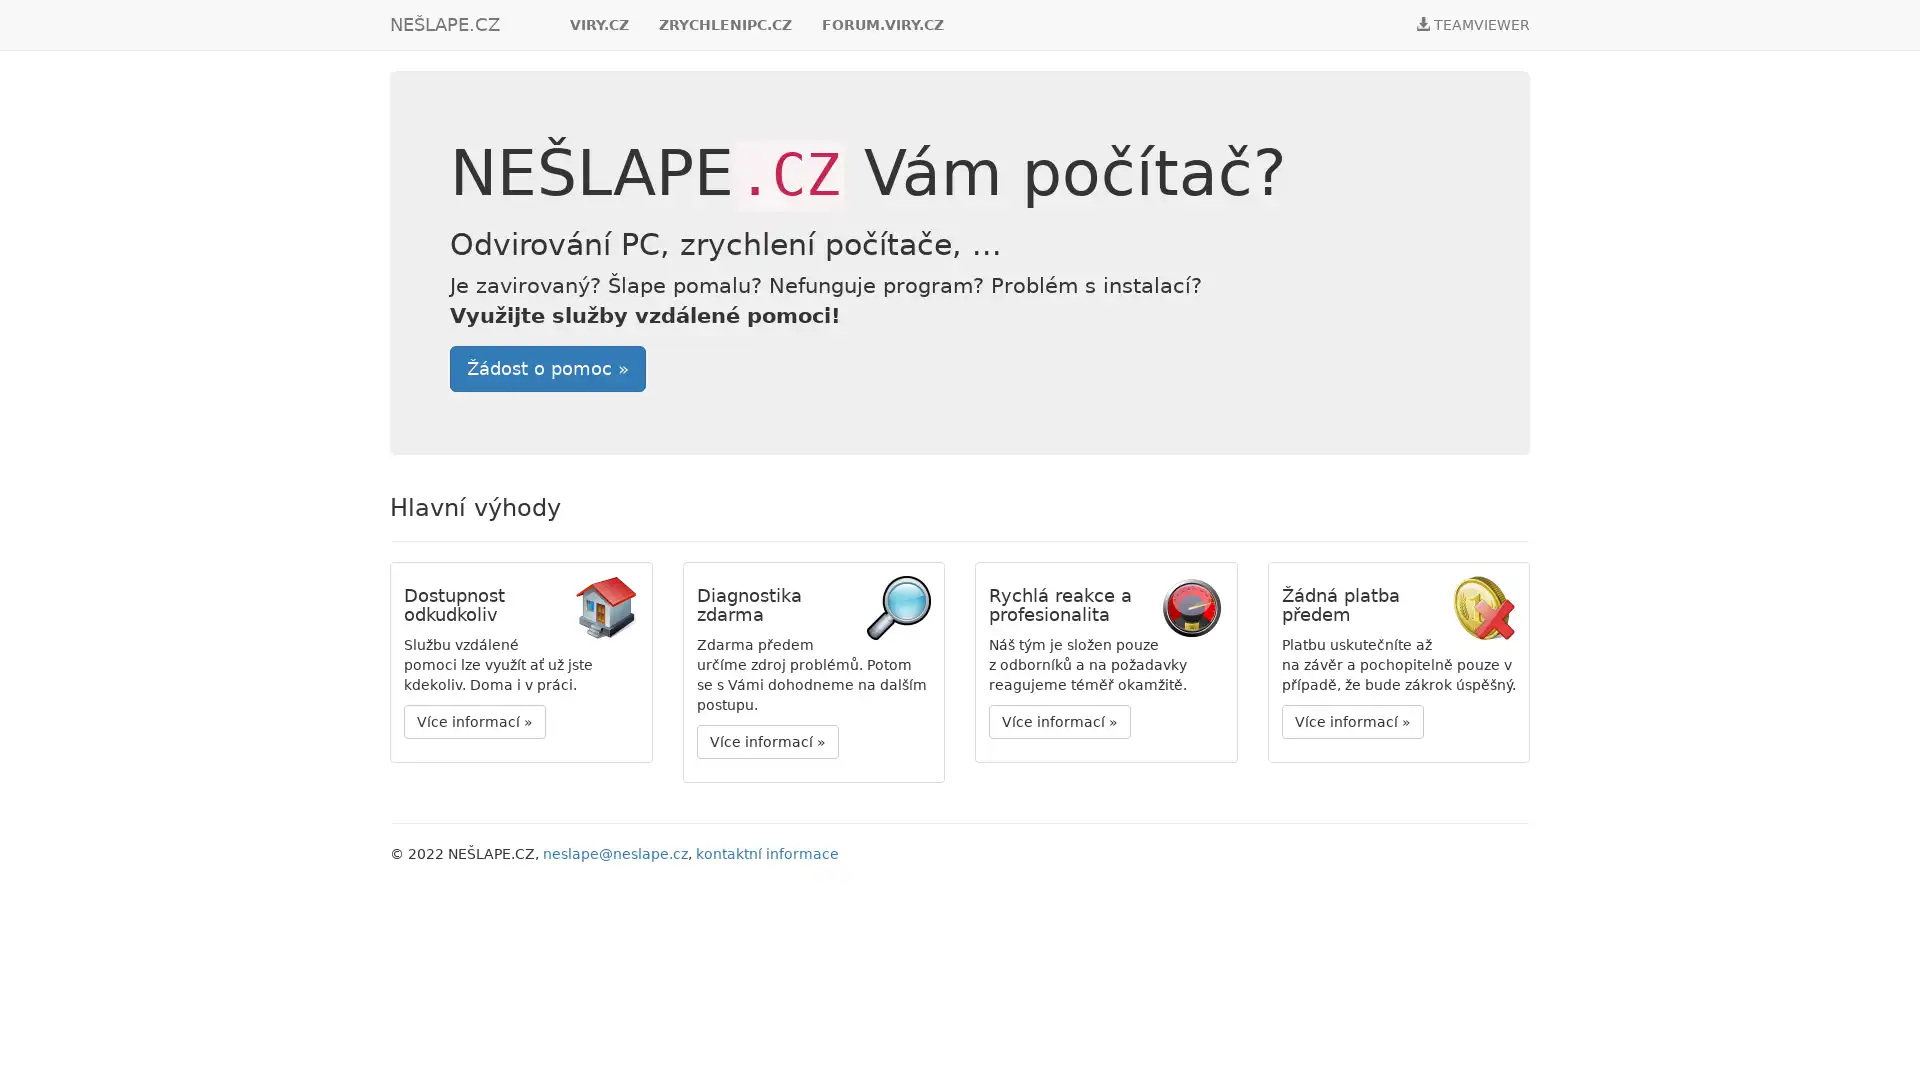 The height and width of the screenshot is (1080, 1920). What do you see at coordinates (1352, 721) in the screenshot?
I see `Vice informaci` at bounding box center [1352, 721].